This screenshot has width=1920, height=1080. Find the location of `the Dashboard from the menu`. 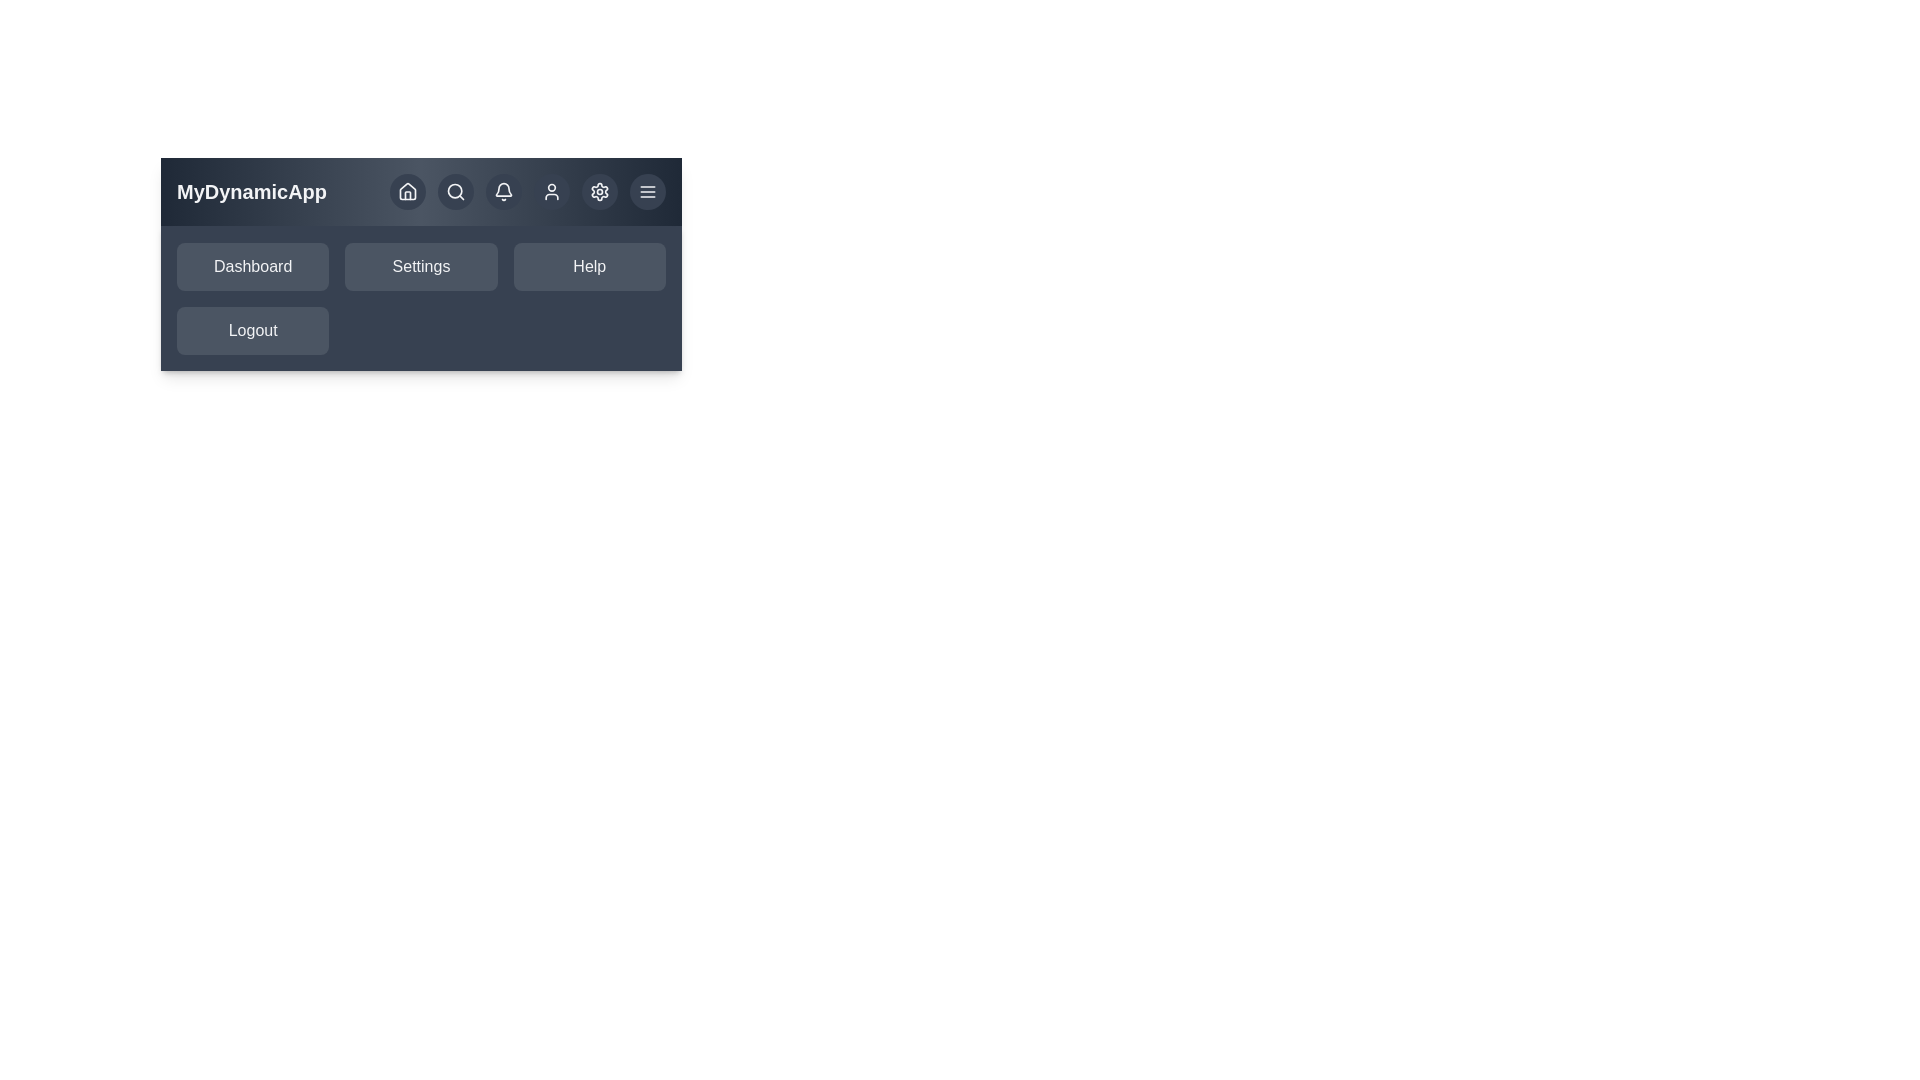

the Dashboard from the menu is located at coordinates (252, 265).